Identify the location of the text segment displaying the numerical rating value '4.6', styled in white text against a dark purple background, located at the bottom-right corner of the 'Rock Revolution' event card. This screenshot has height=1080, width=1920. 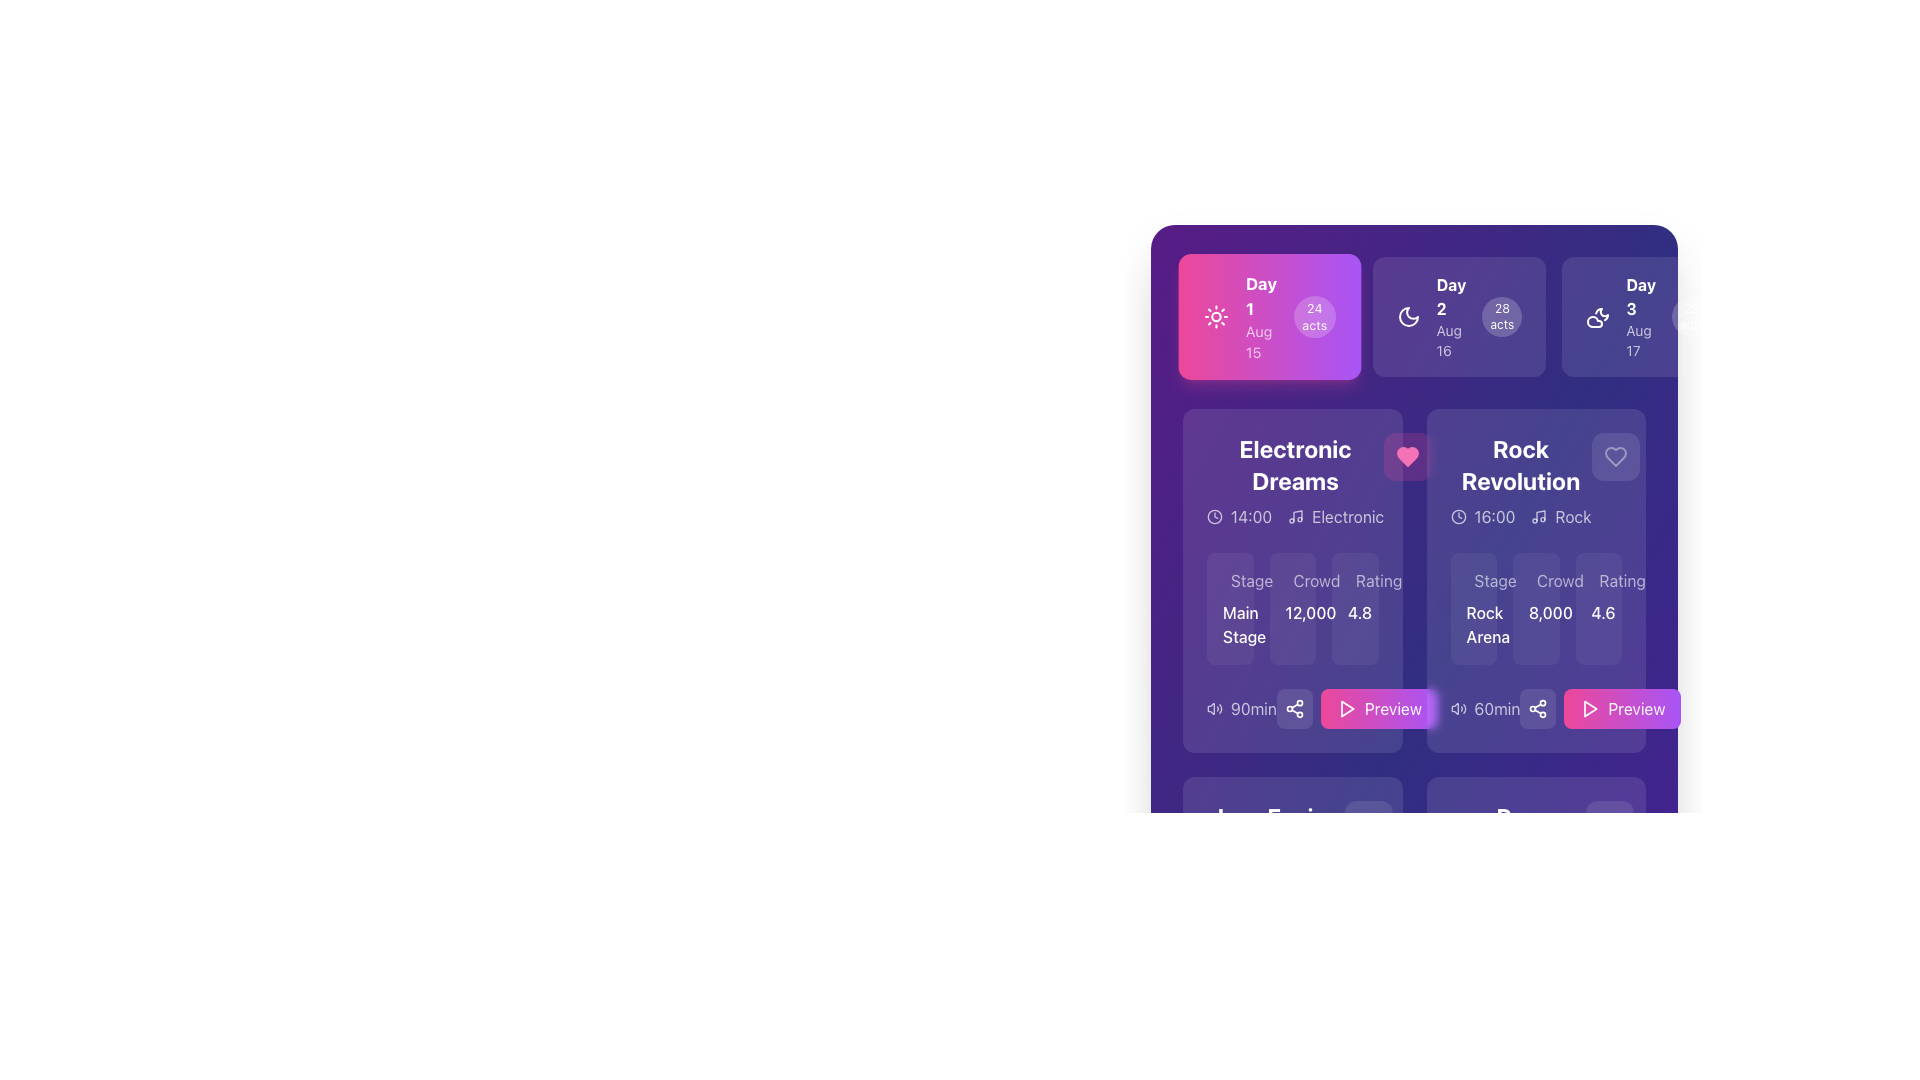
(1597, 608).